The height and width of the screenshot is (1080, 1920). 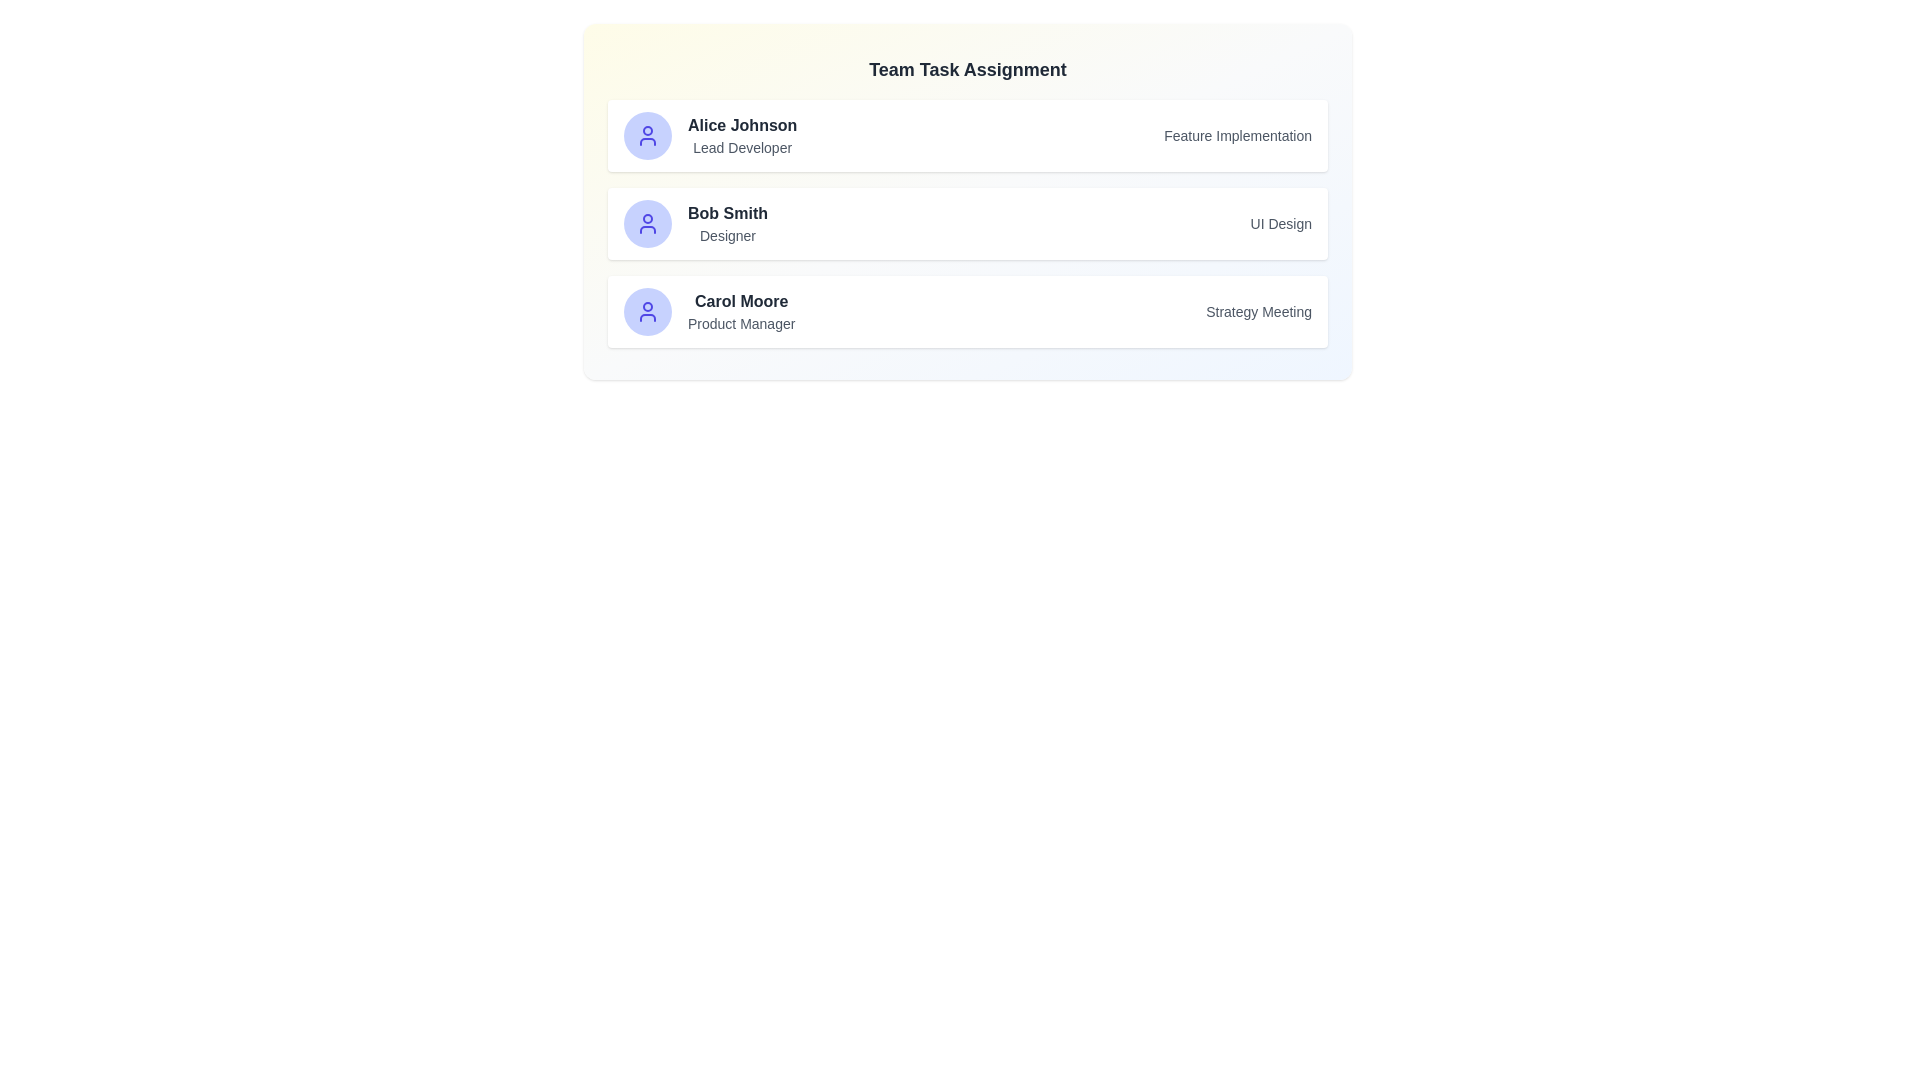 What do you see at coordinates (648, 135) in the screenshot?
I see `the user avatar icon representing 'Alice Johnson' located at the top-left corner of the card` at bounding box center [648, 135].